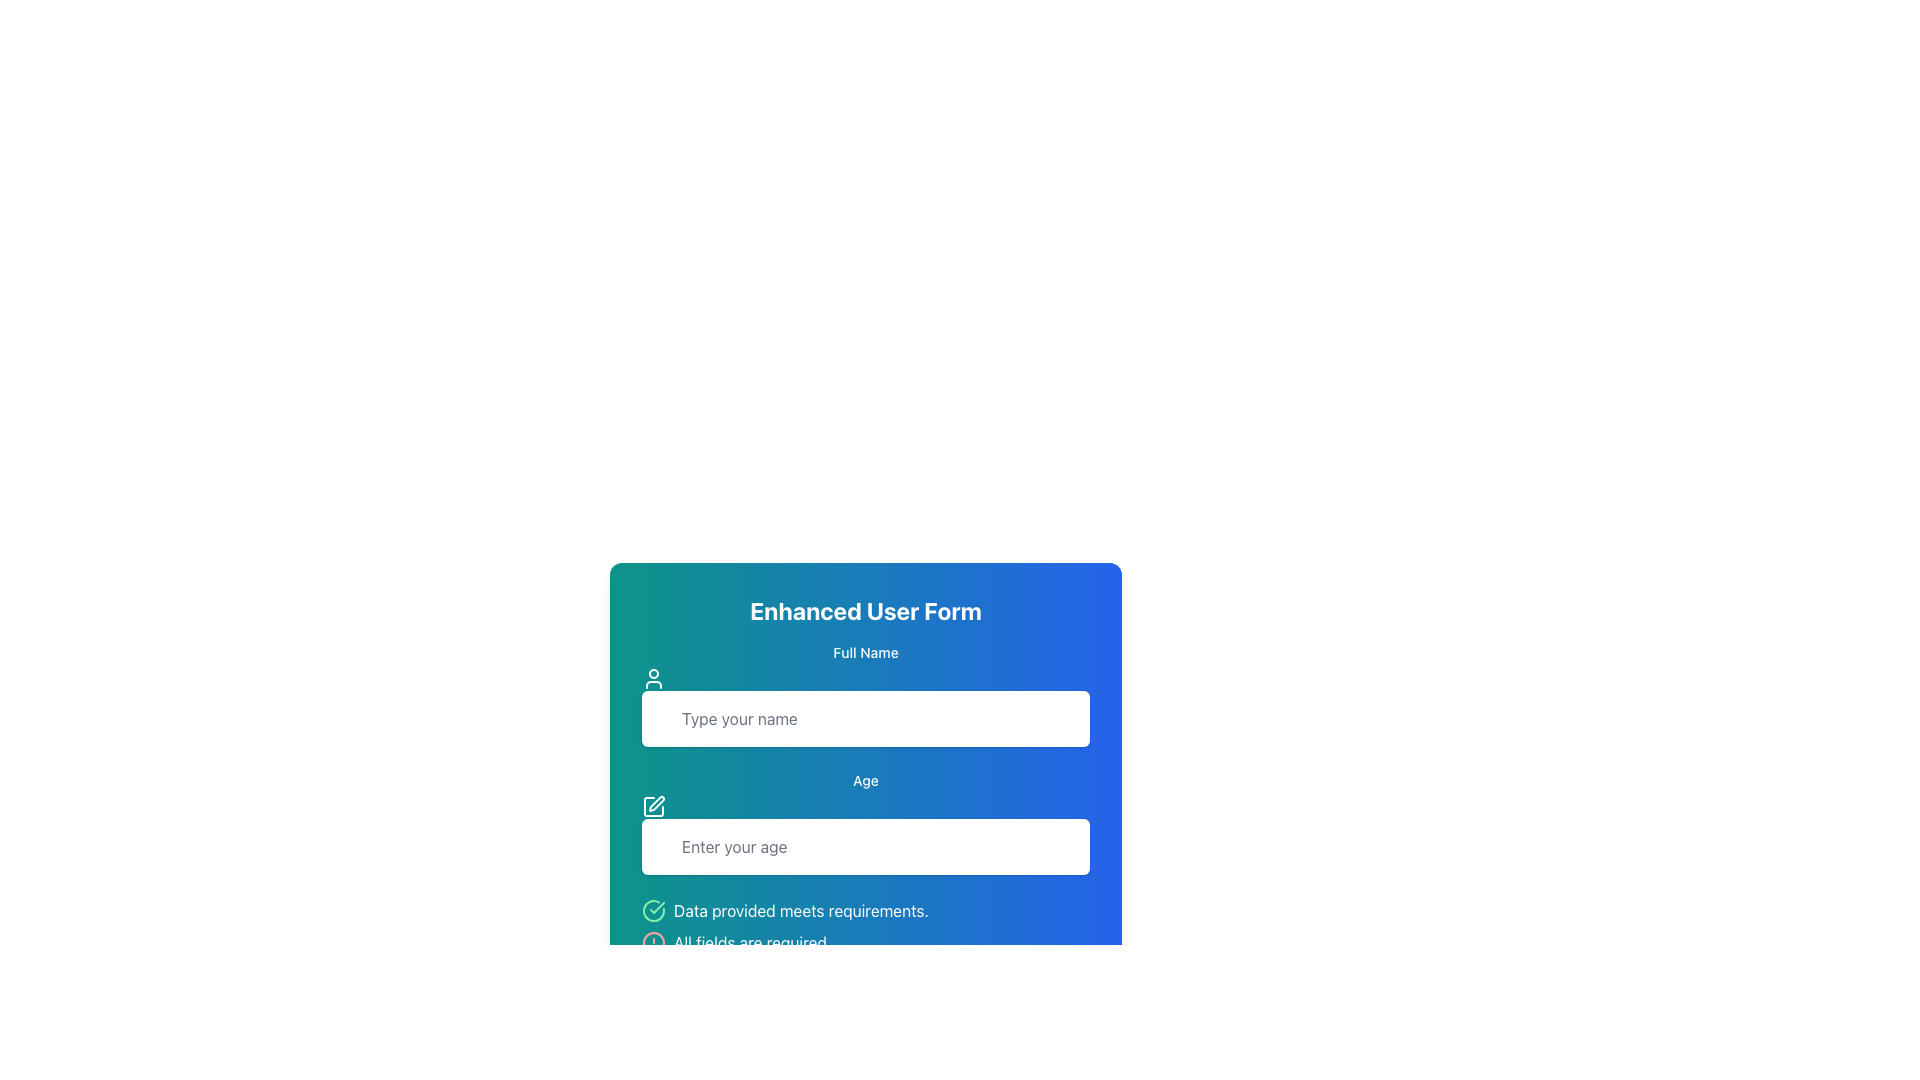  I want to click on the informational text element that displays the messages 'Data provided meets requirements.' and 'All fields are required.' along with their respective icons, located near the bottom of the form, so click(865, 926).